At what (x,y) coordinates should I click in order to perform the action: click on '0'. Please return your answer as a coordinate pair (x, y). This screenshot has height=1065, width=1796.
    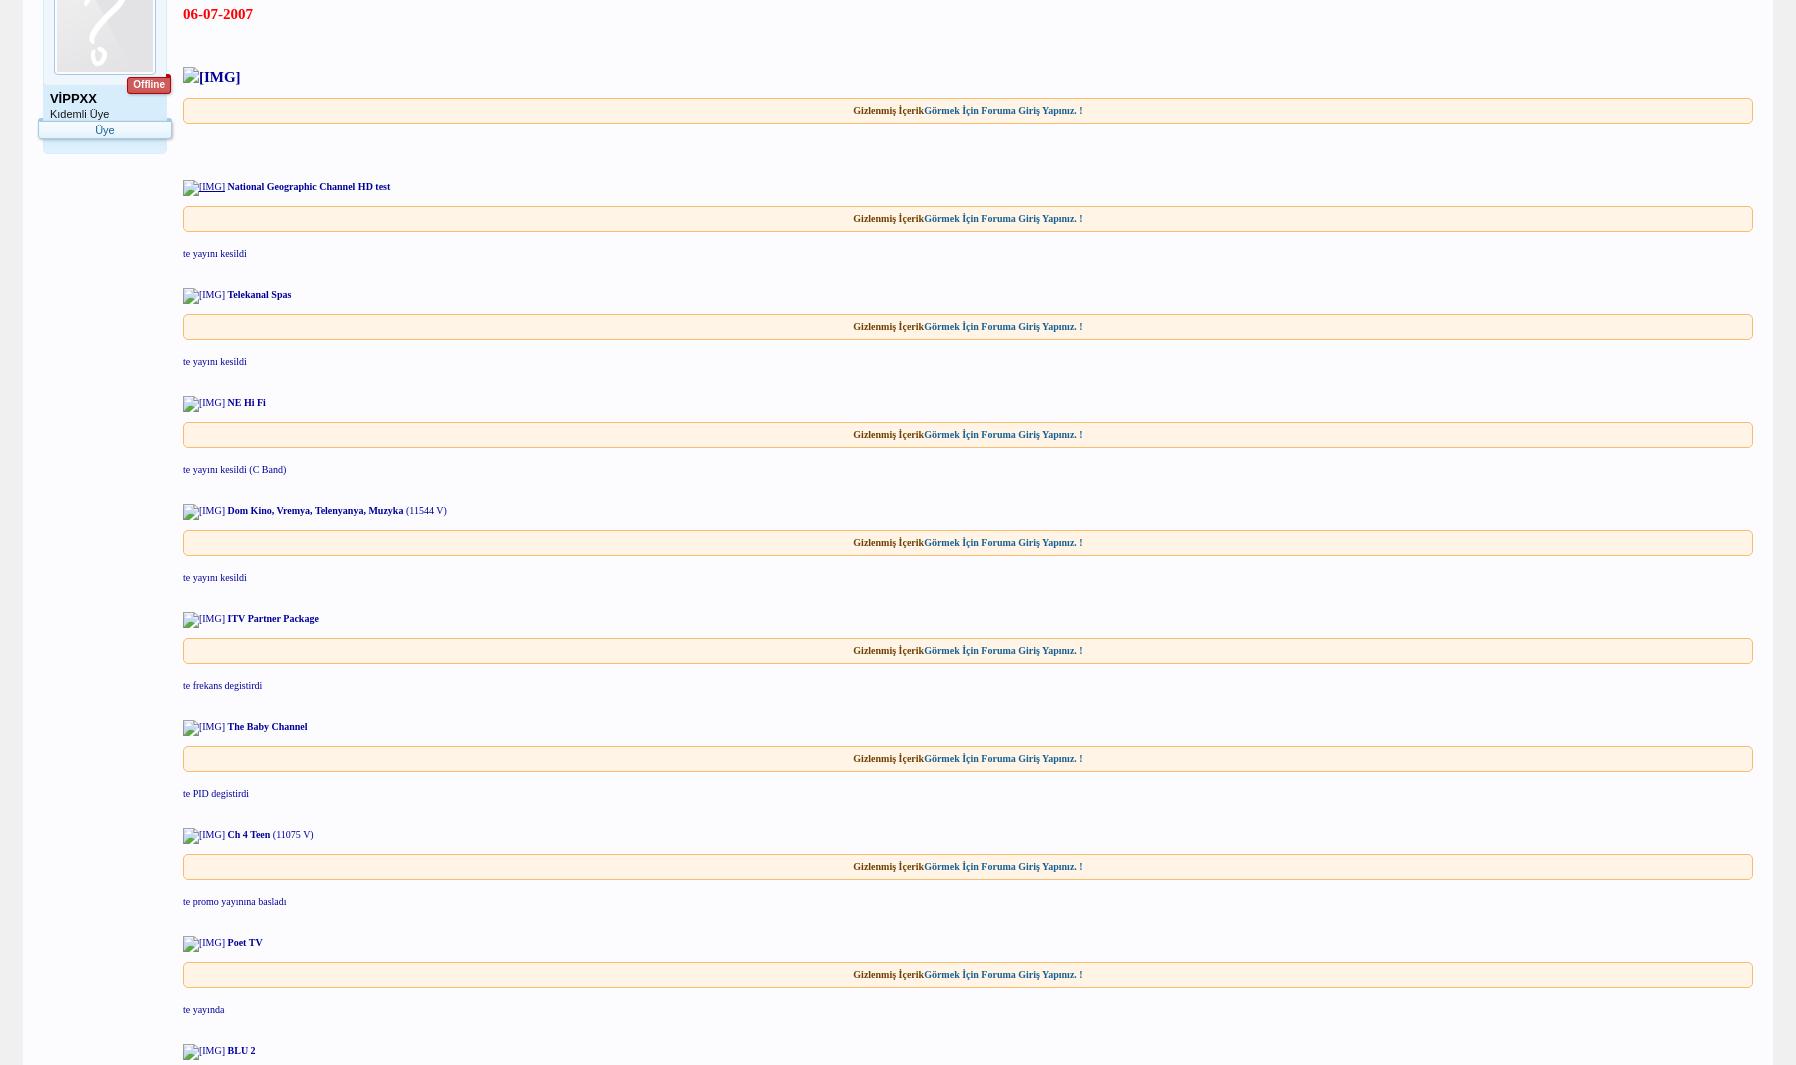
    Looking at the image, I should click on (155, 191).